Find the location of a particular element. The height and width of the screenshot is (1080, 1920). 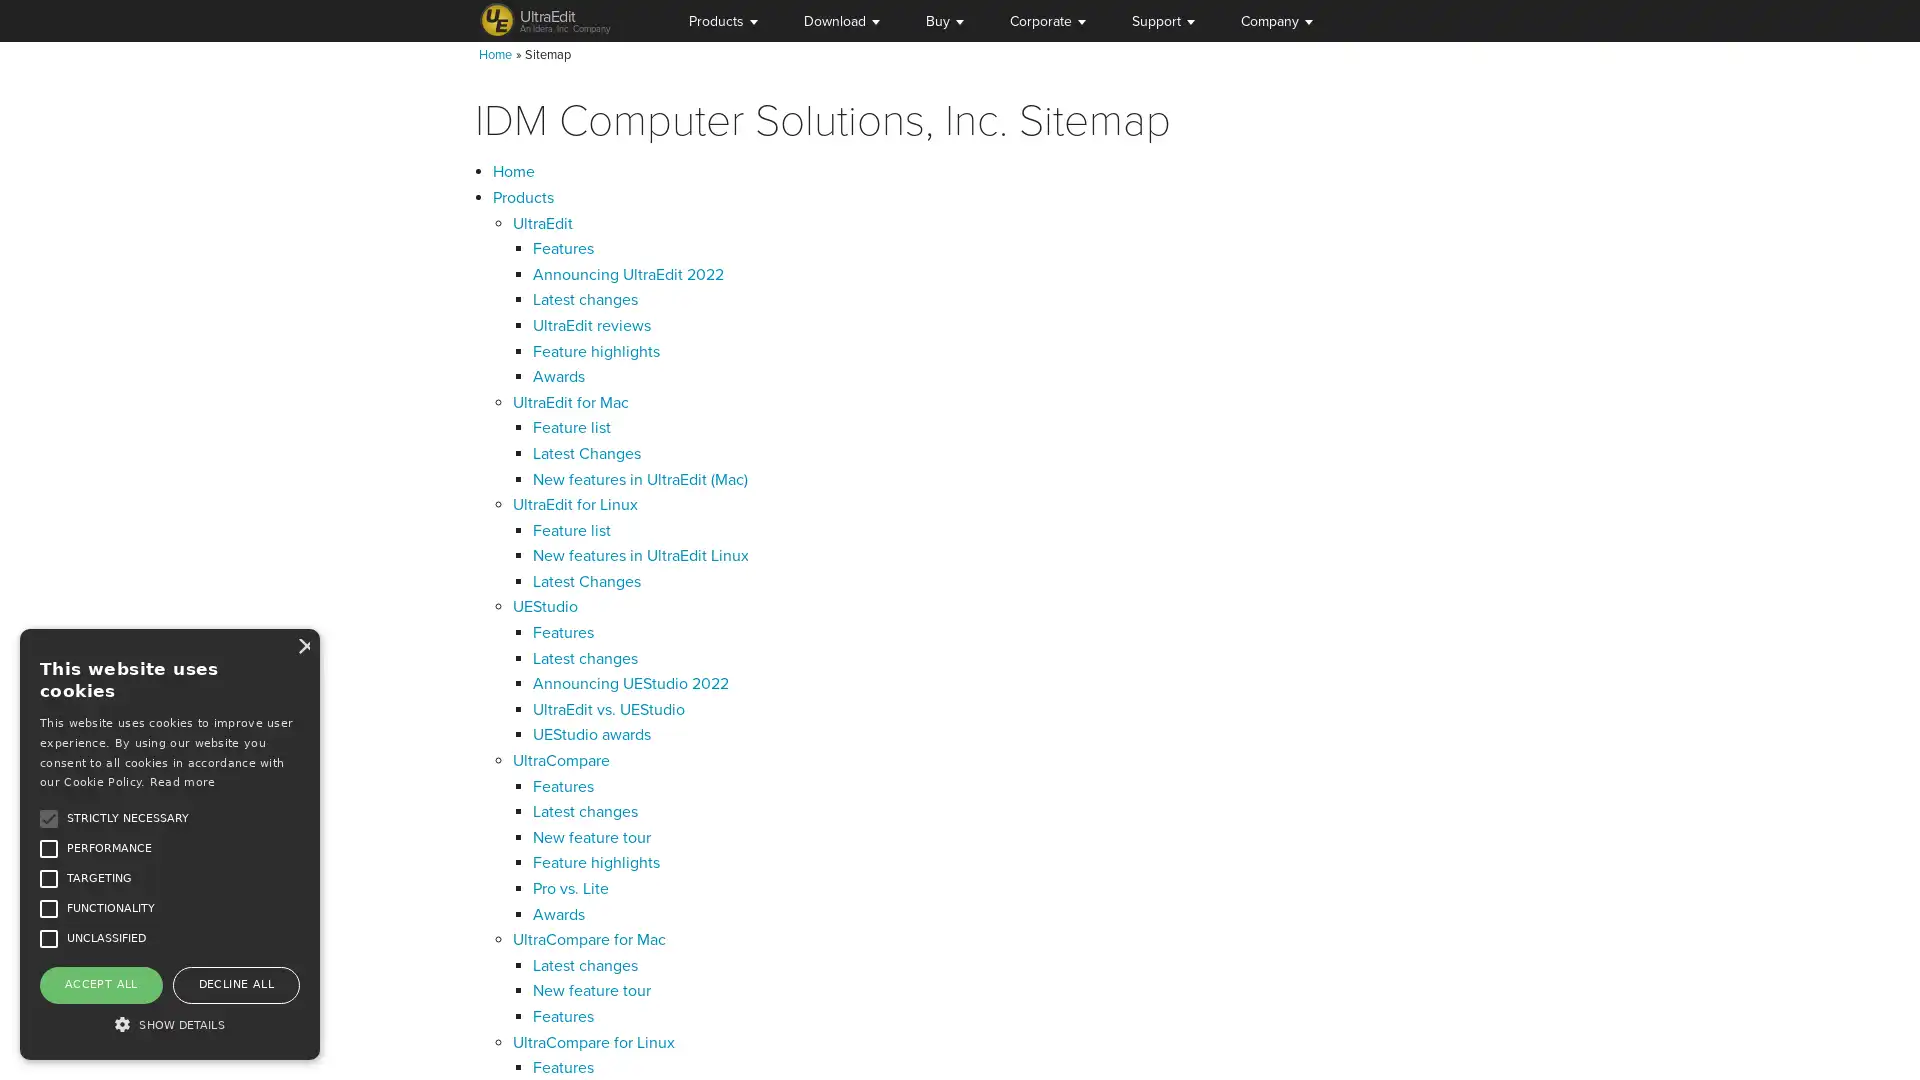

DECLINE ALL is located at coordinates (235, 983).